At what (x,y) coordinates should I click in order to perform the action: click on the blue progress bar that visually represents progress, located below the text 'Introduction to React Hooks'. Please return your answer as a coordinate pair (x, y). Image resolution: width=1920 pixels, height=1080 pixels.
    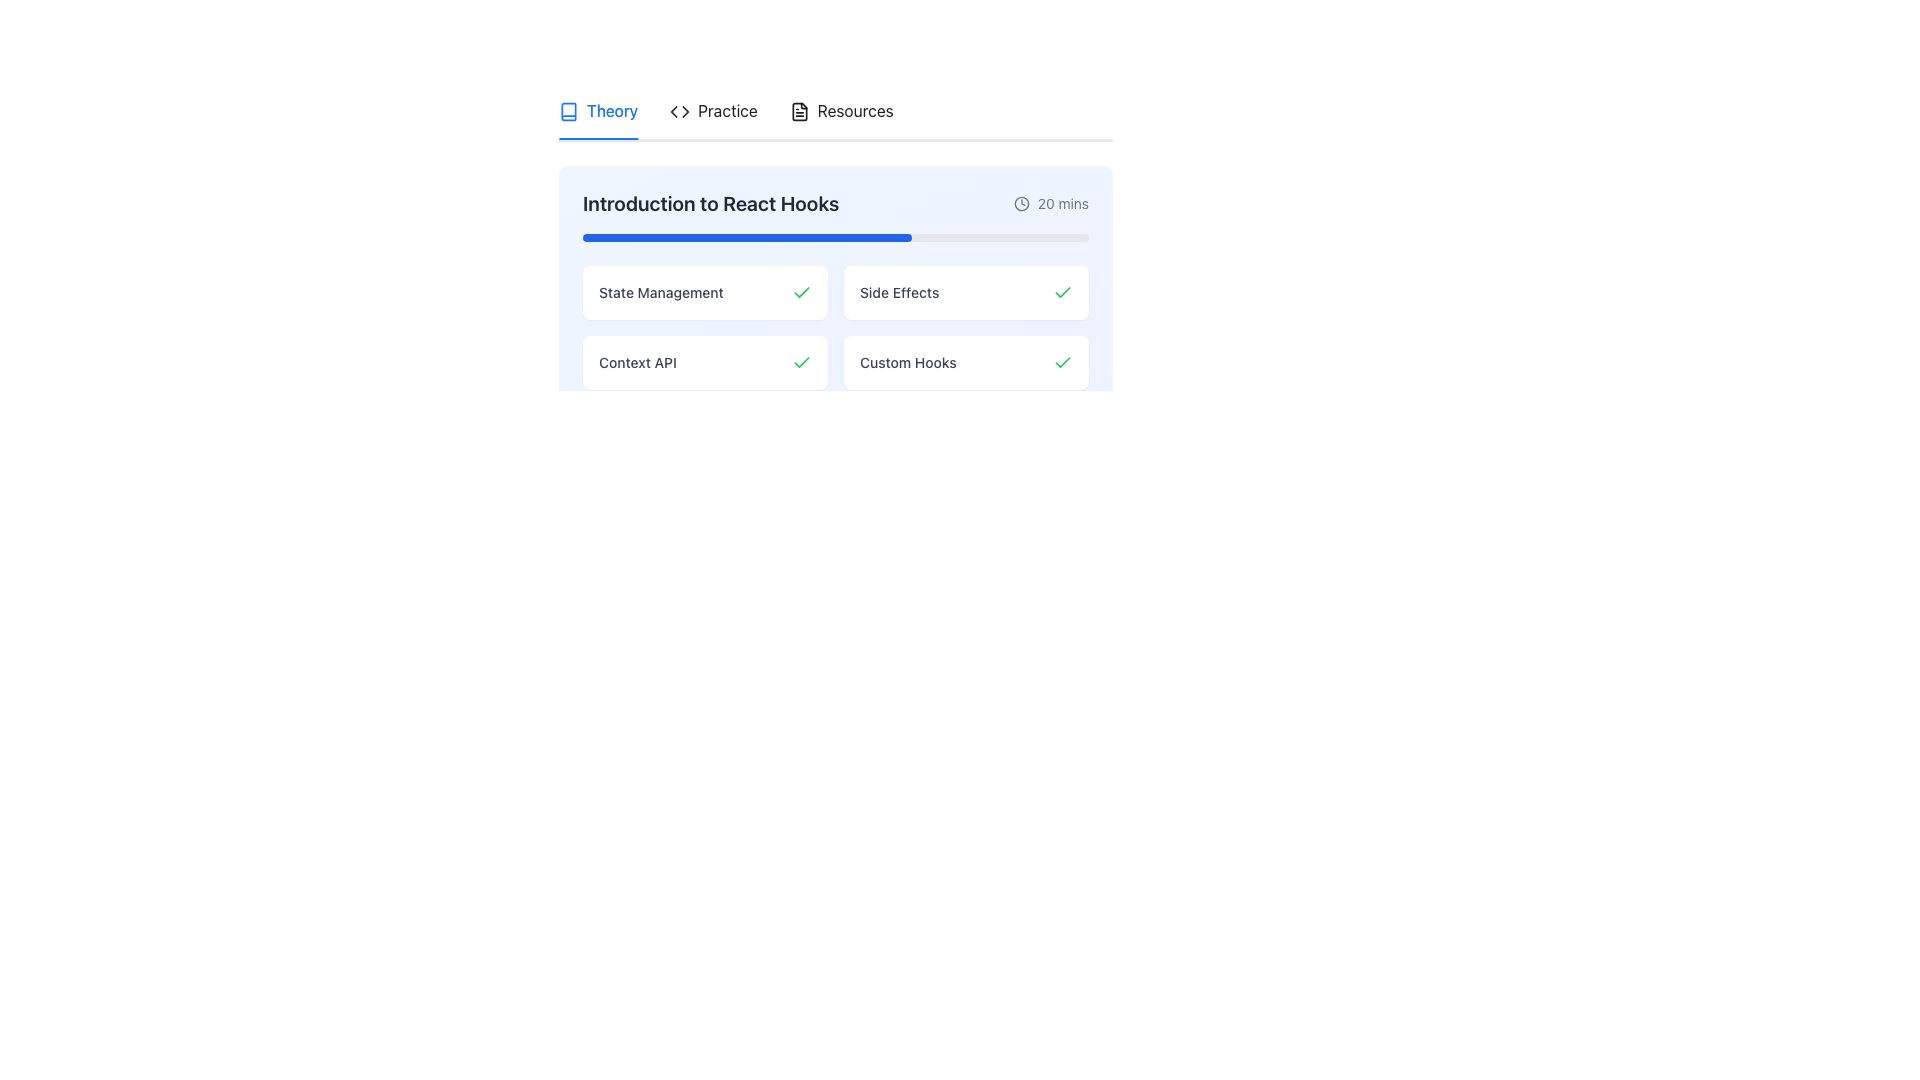
    Looking at the image, I should click on (746, 237).